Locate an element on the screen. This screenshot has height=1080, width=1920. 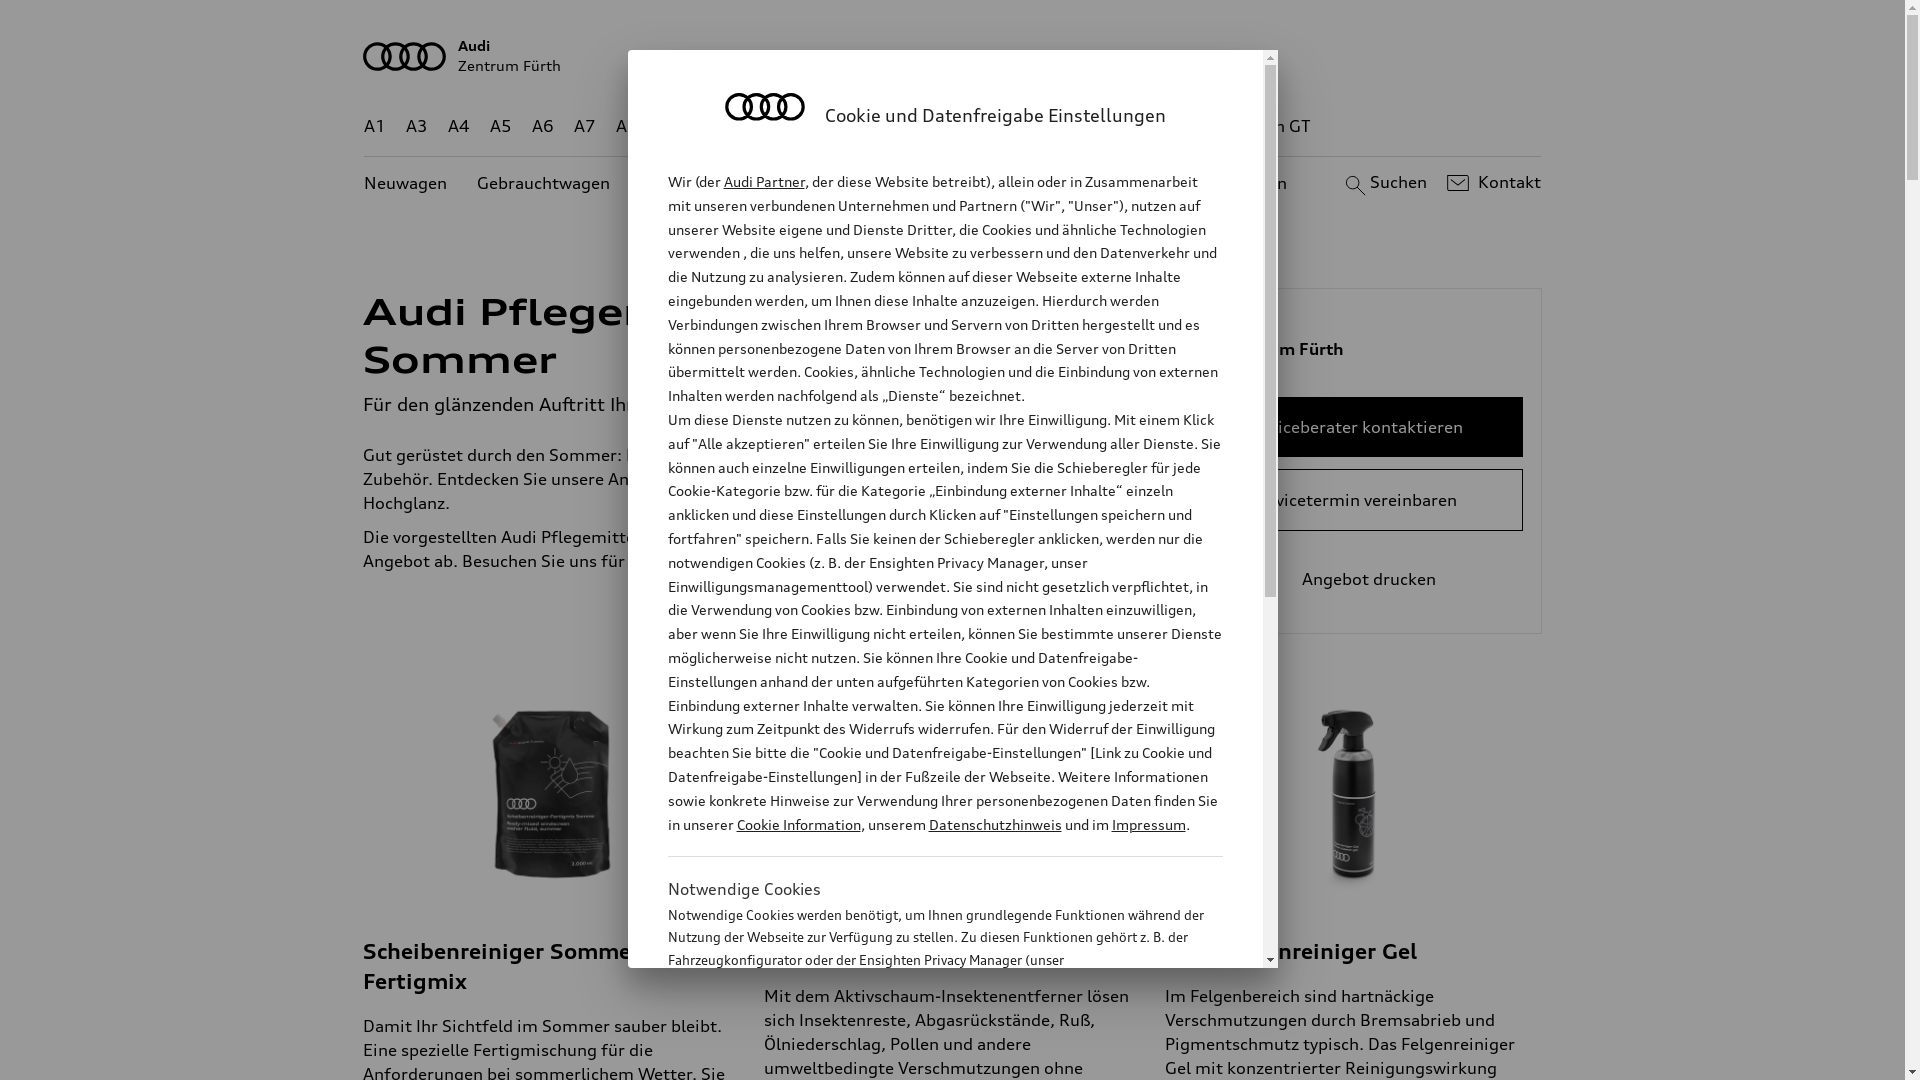
'Q5' is located at coordinates (851, 126).